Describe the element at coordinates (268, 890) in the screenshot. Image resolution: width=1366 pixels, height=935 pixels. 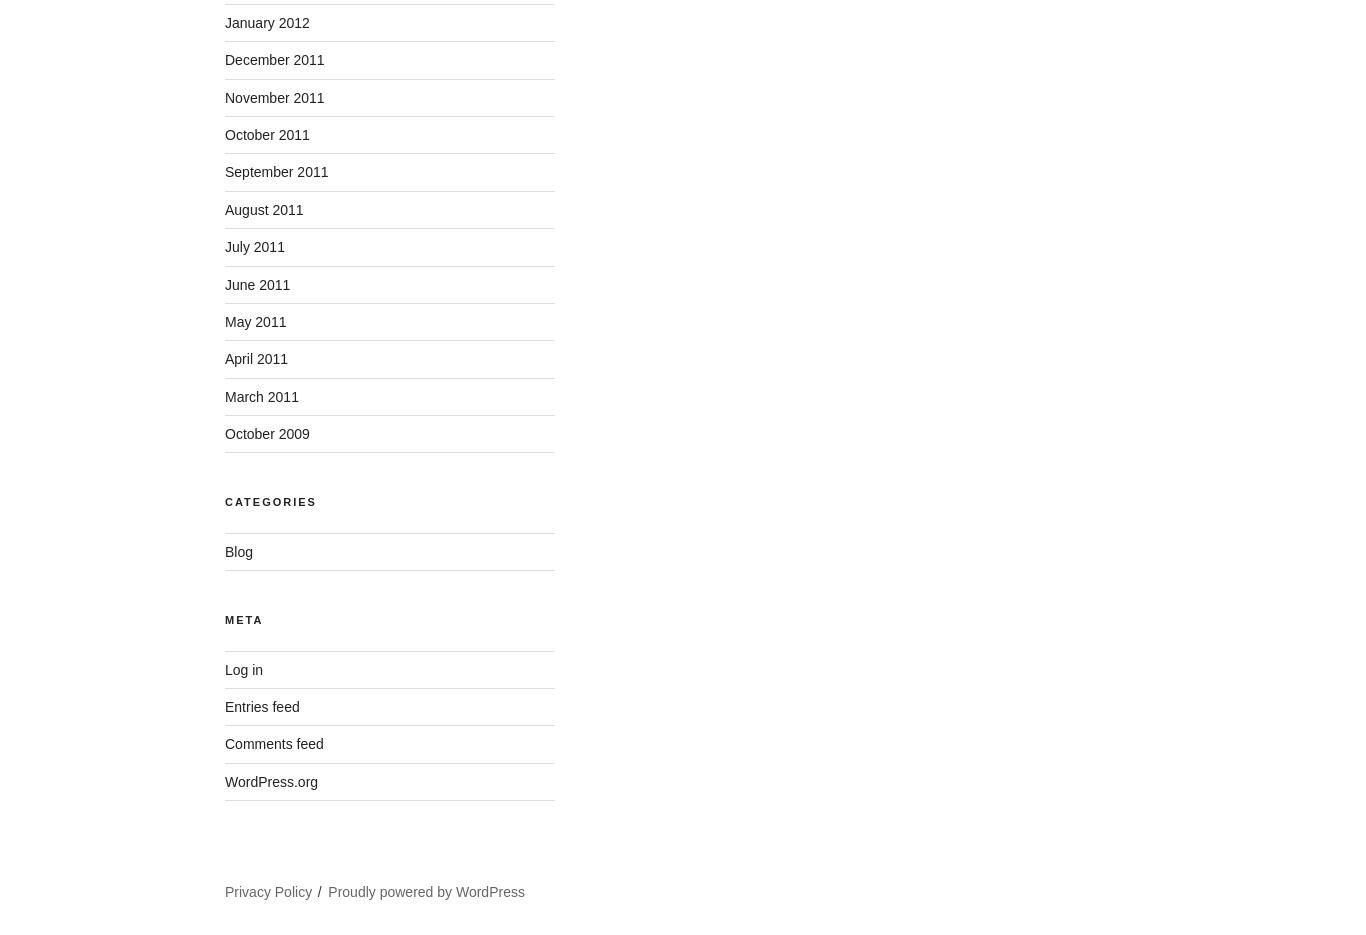
I see `'Privacy Policy'` at that location.